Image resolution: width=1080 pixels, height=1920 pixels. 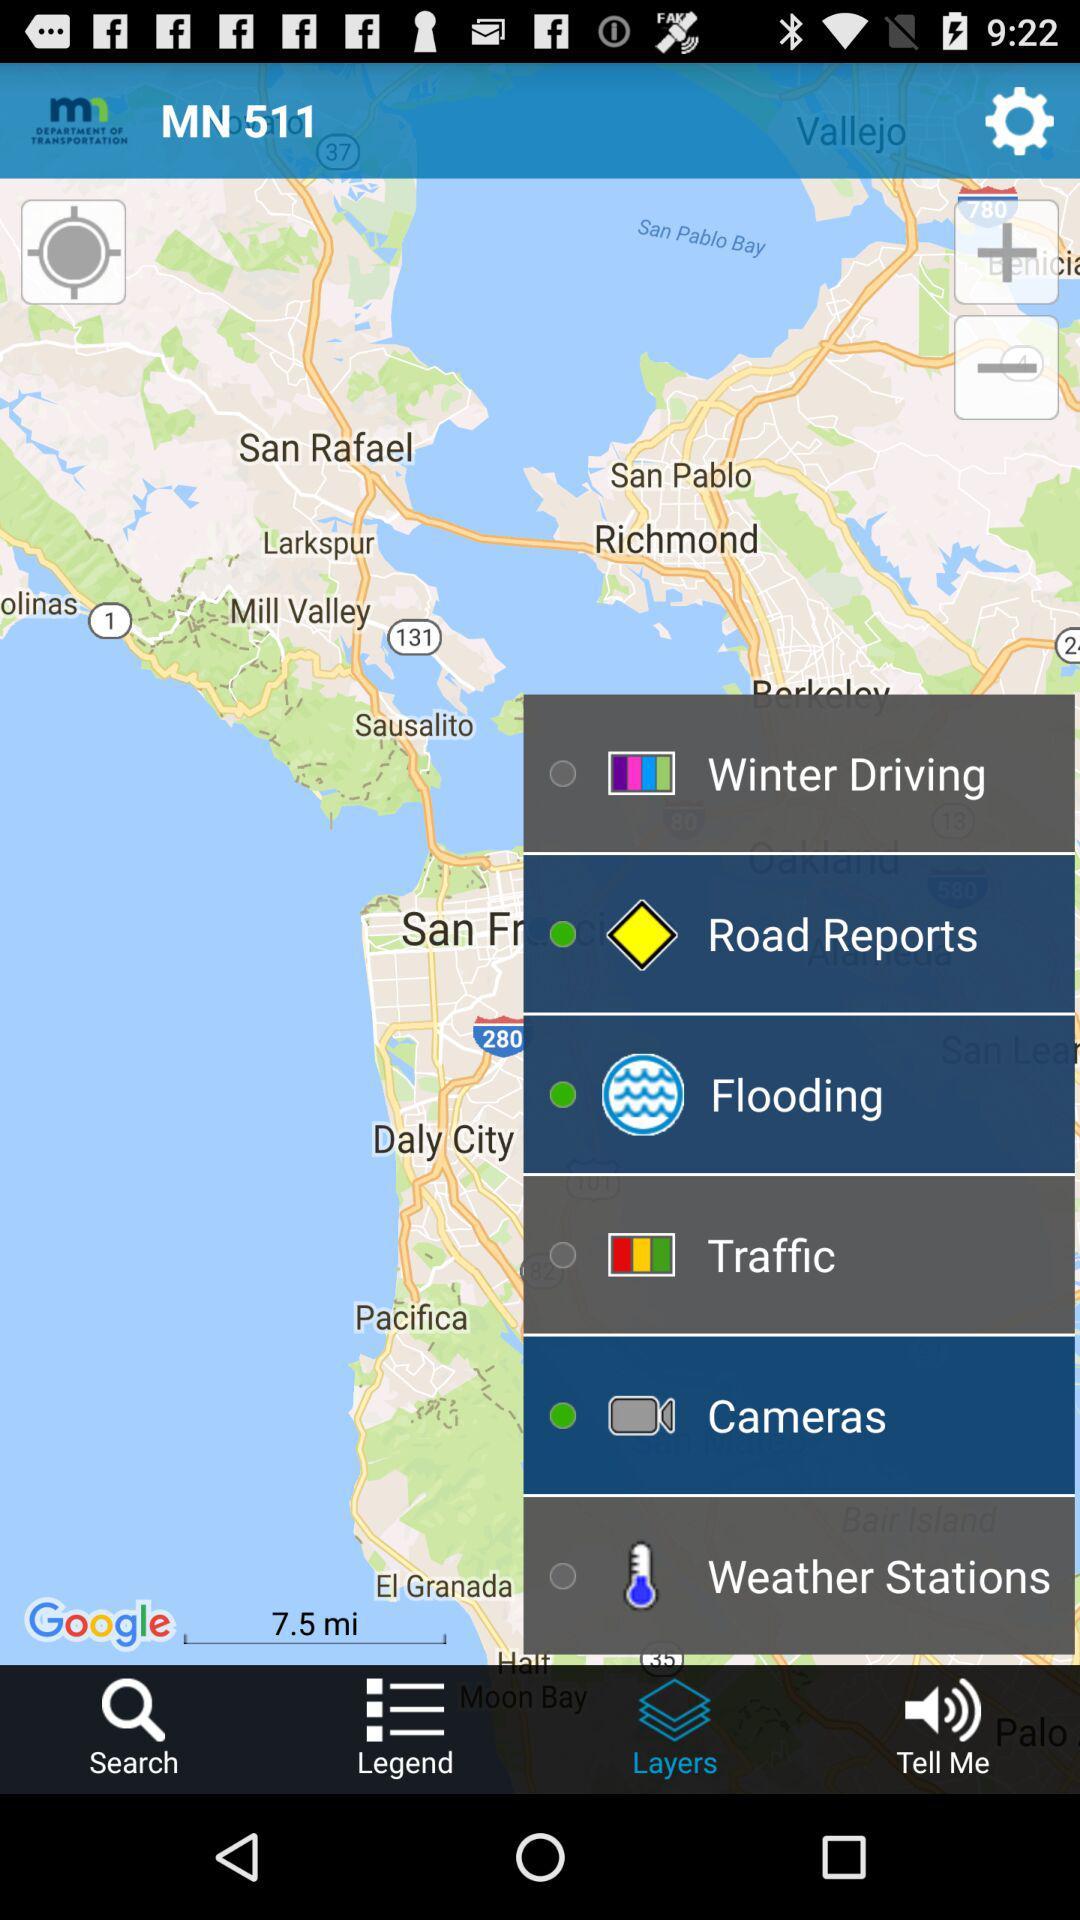 I want to click on switch to settings, so click(x=1019, y=119).